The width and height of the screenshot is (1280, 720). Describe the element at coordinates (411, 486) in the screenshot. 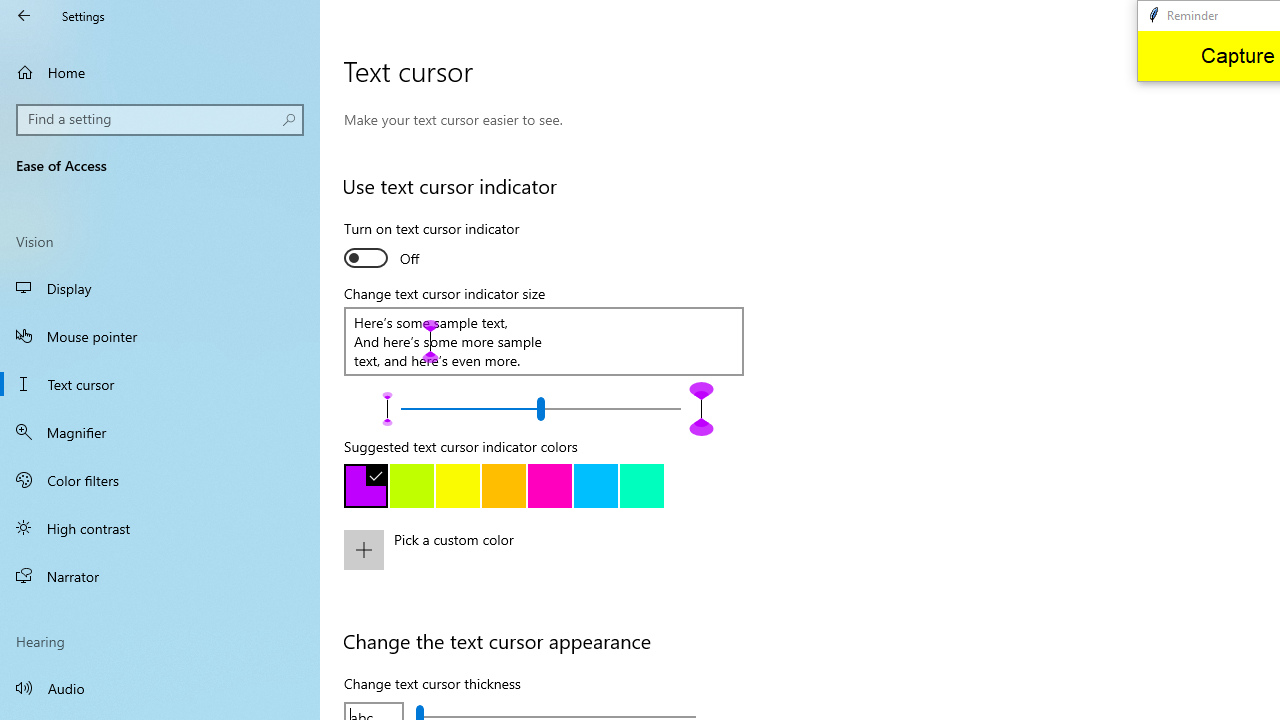

I see `'Lime'` at that location.